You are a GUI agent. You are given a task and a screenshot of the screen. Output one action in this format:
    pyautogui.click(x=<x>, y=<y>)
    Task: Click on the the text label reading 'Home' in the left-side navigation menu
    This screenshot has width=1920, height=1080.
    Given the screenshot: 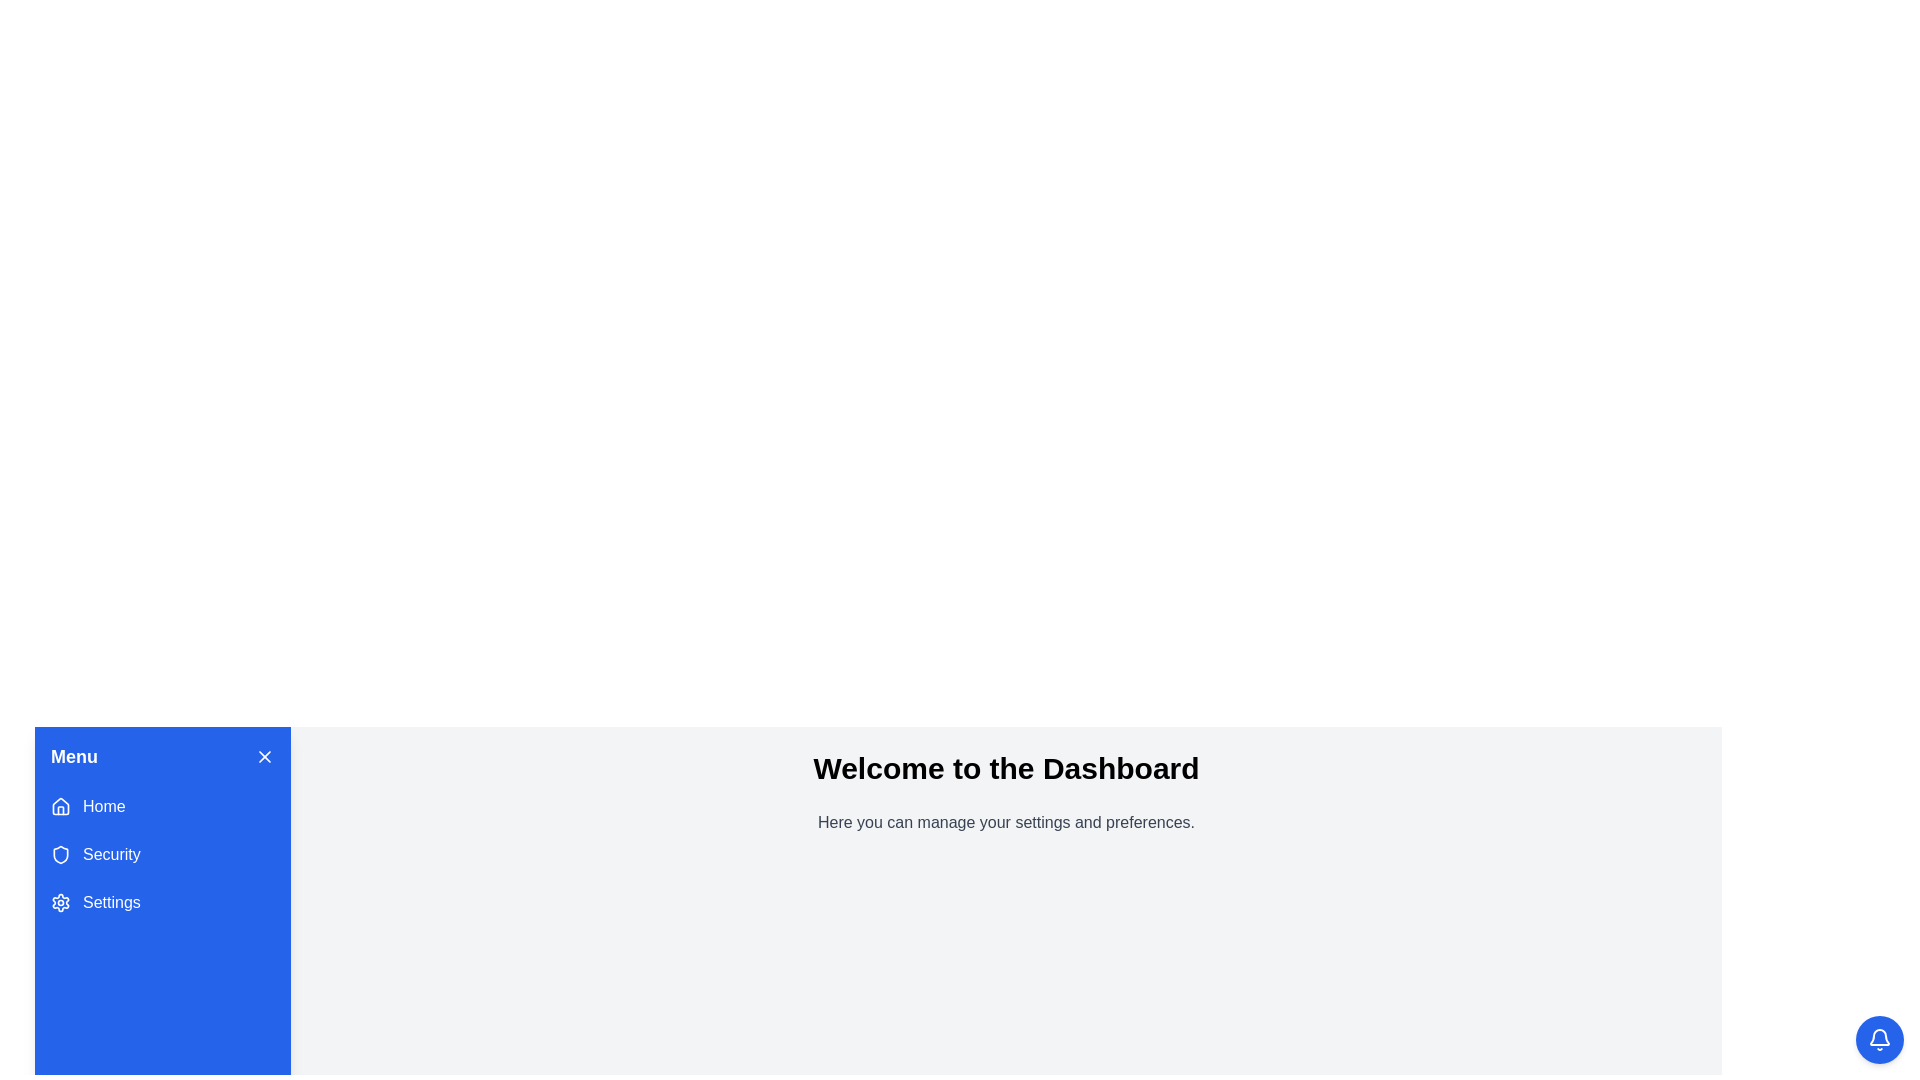 What is the action you would take?
    pyautogui.click(x=103, y=805)
    